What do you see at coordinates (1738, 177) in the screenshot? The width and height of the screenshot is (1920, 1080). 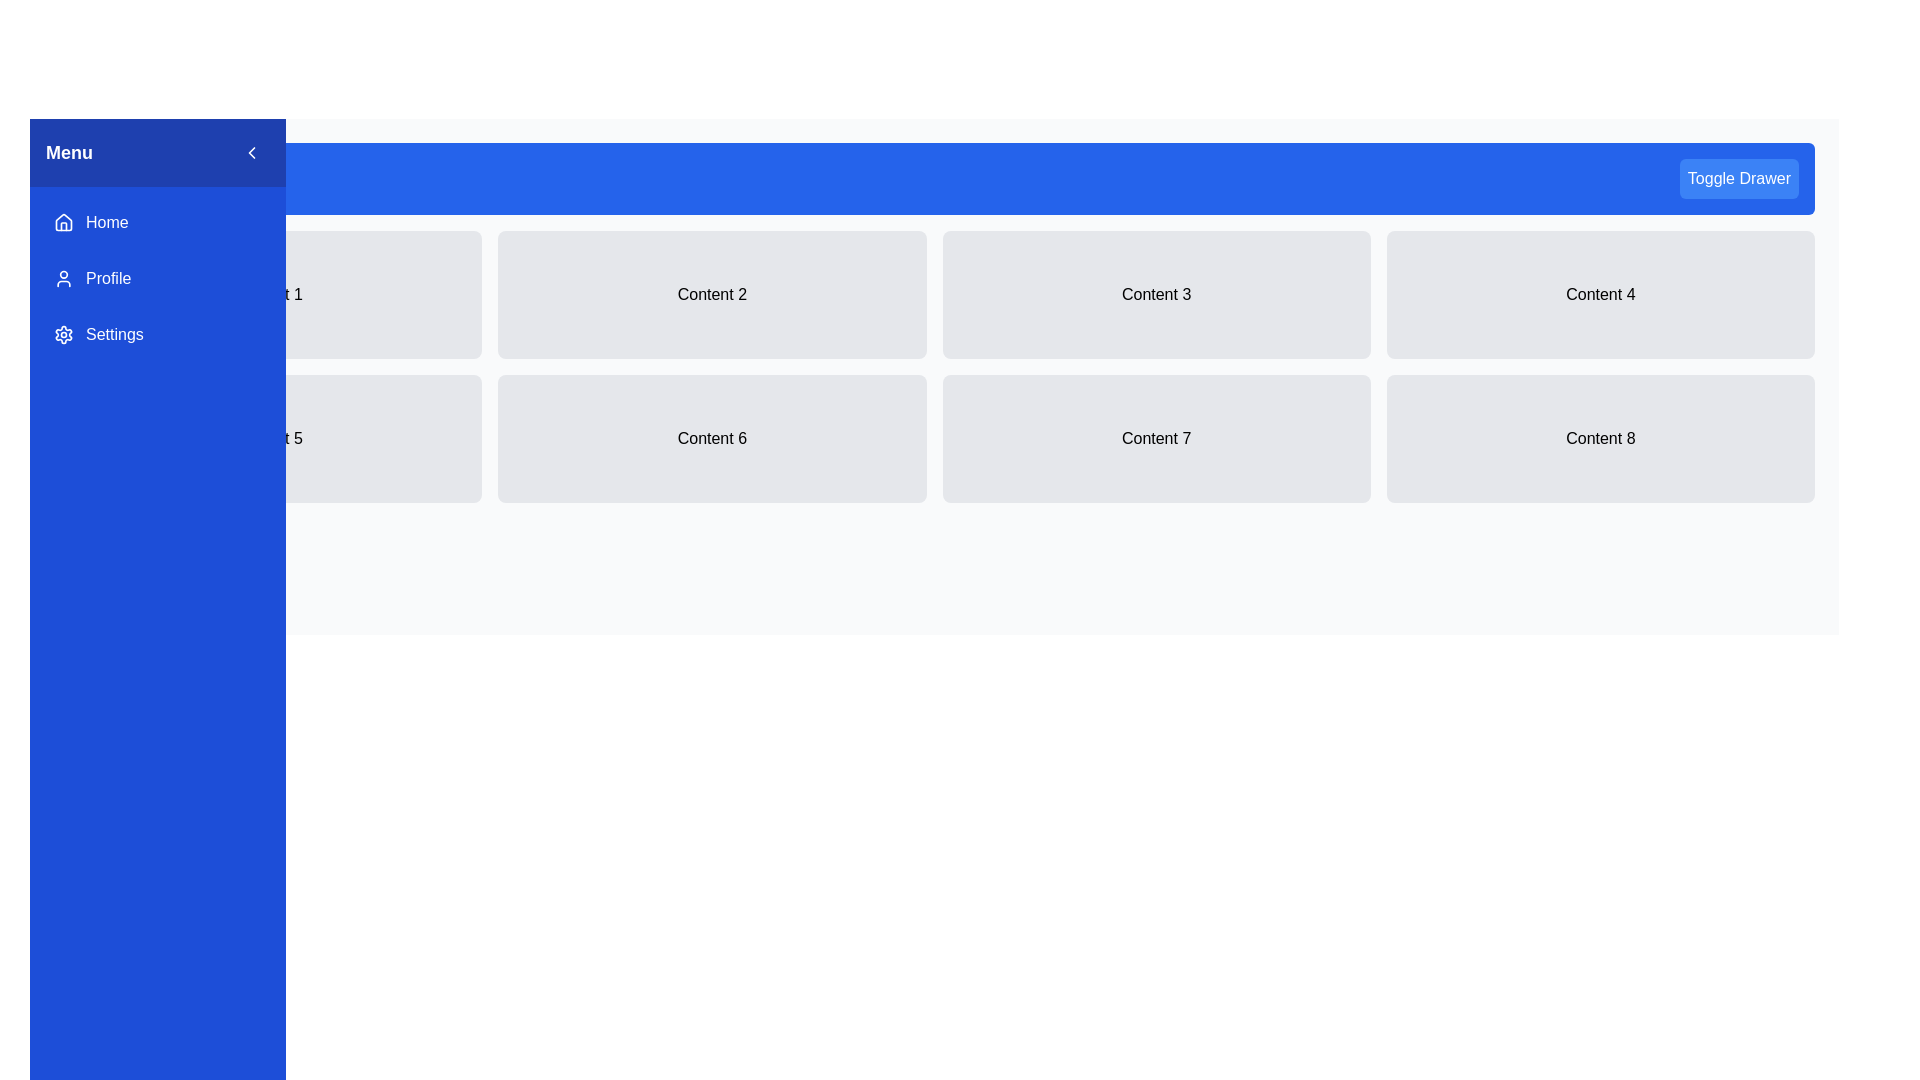 I see `the toggle button located at the far-right end of the blue section labeled 'Dashboard'` at bounding box center [1738, 177].